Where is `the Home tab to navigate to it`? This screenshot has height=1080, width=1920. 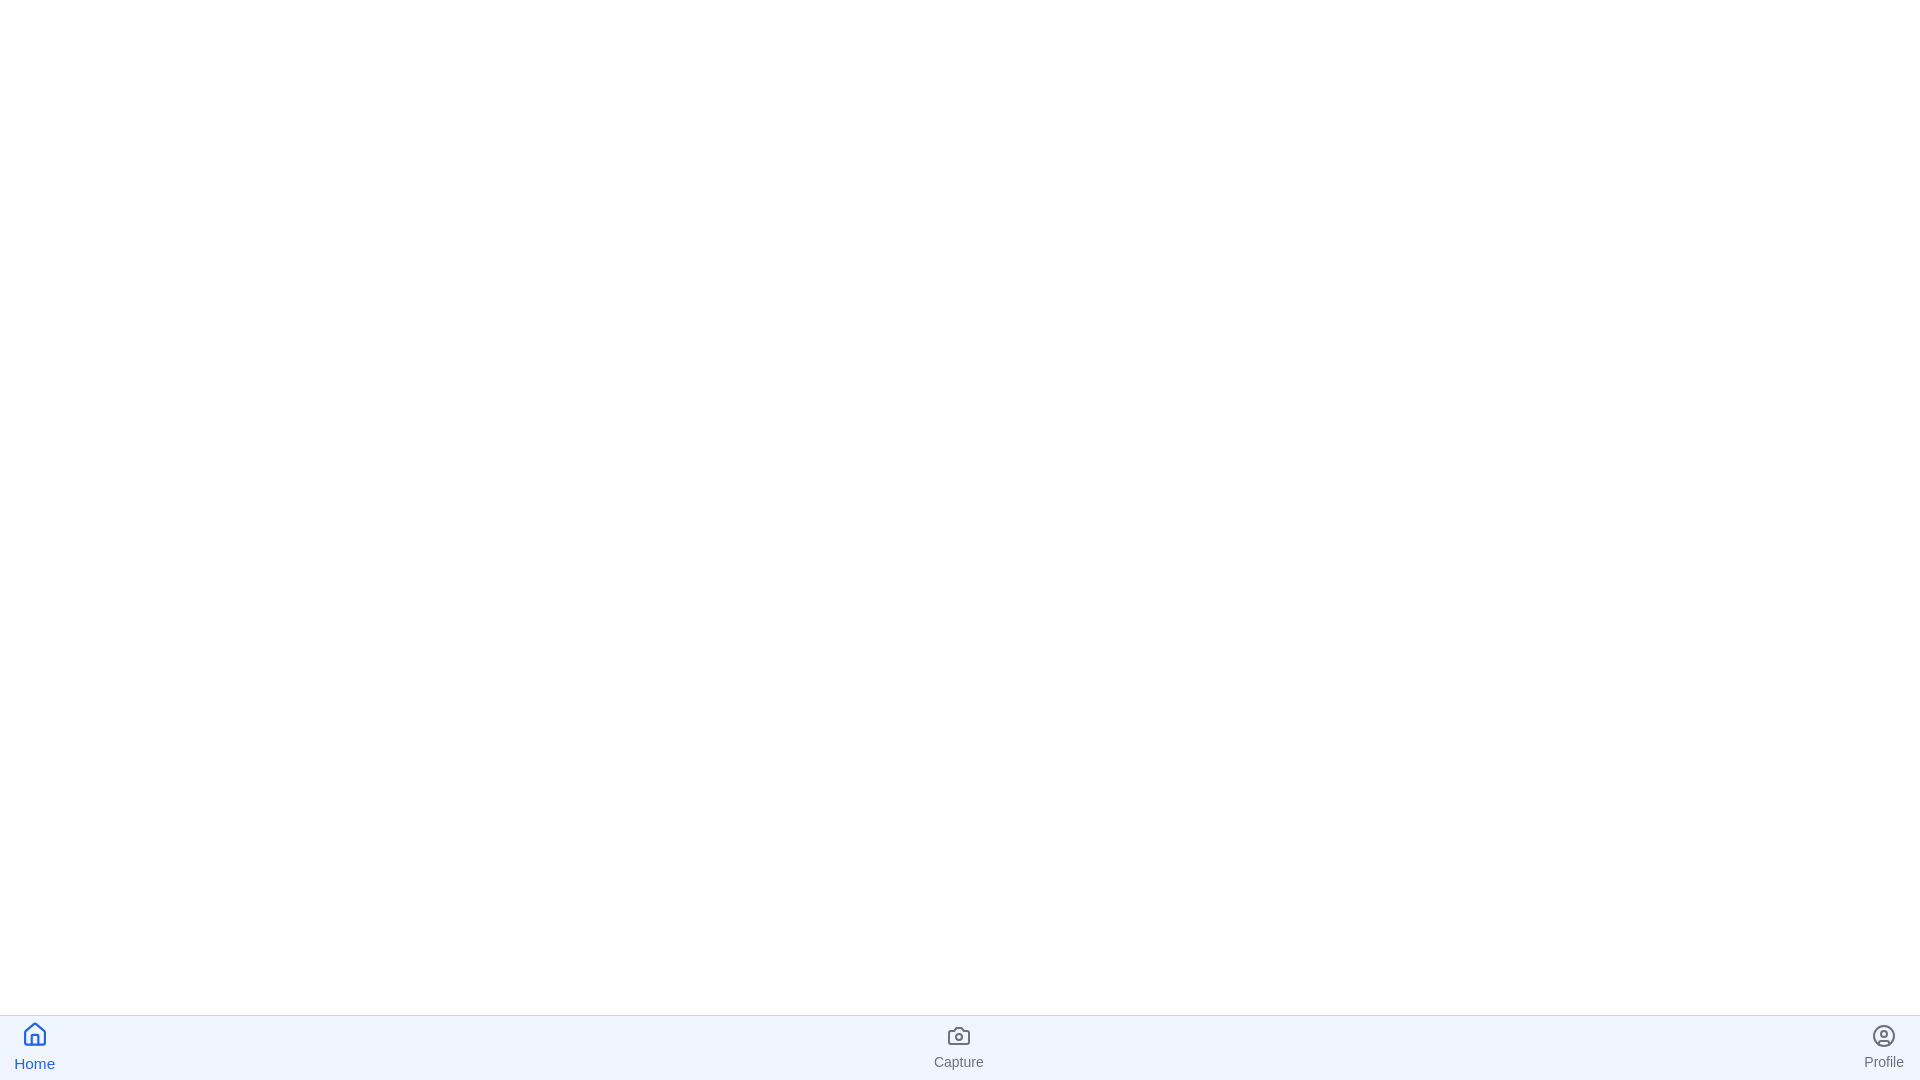
the Home tab to navigate to it is located at coordinates (34, 1047).